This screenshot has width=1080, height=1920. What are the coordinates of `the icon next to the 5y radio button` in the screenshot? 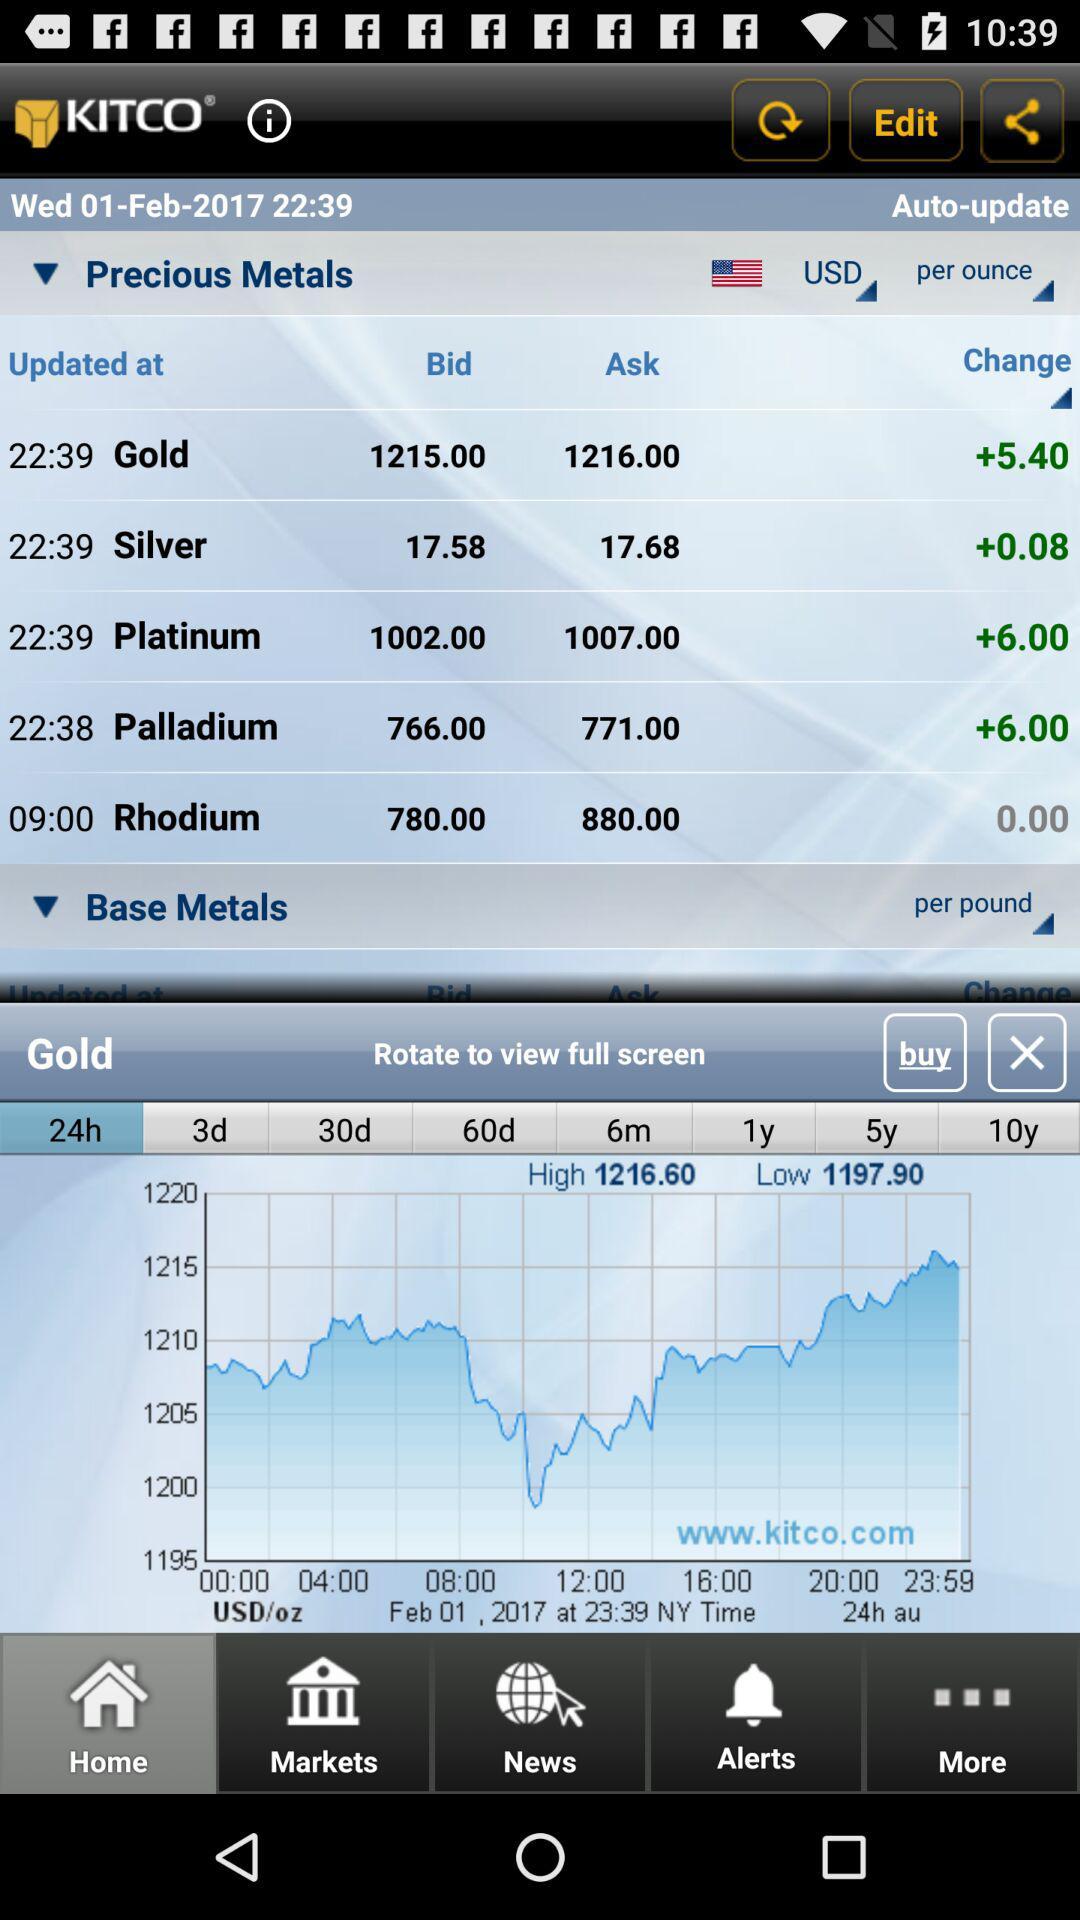 It's located at (754, 1129).